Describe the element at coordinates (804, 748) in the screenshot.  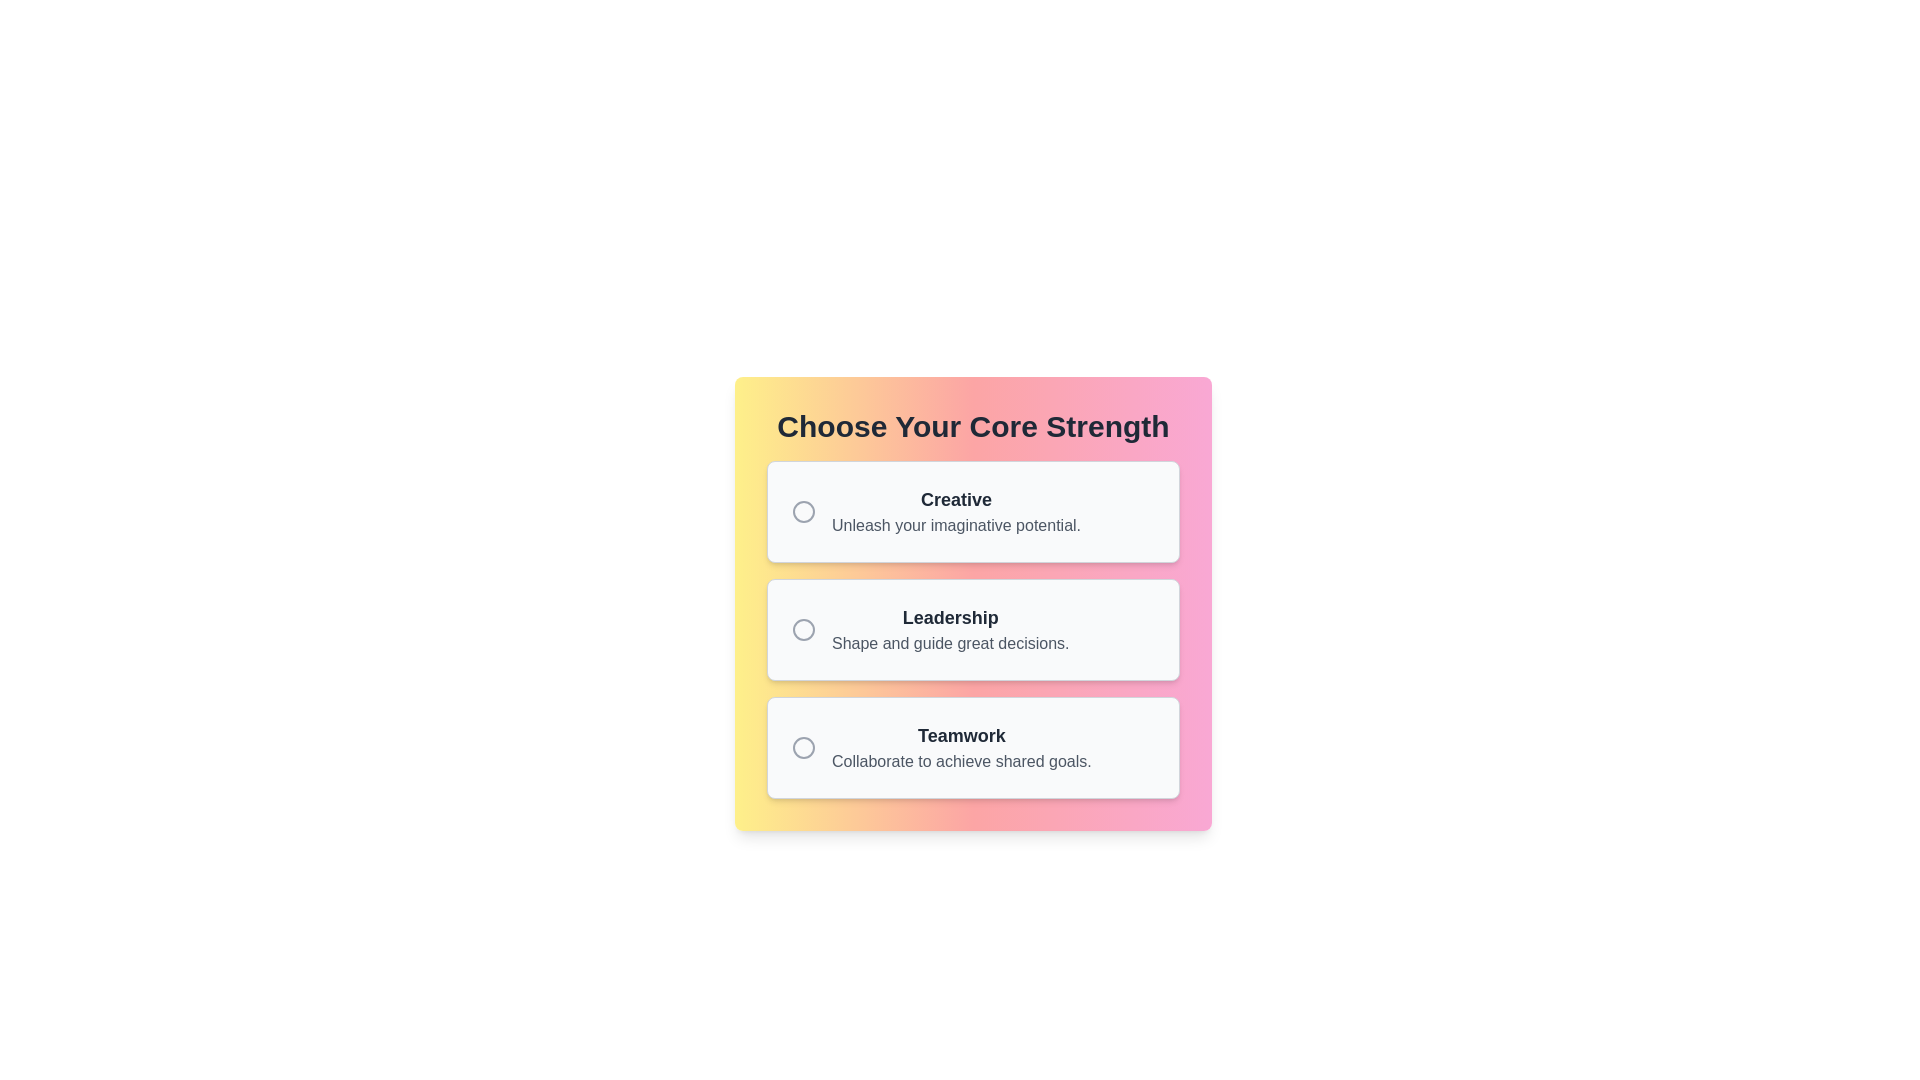
I see `the hollow circular radio button inside the 'Teamwork' option box` at that location.